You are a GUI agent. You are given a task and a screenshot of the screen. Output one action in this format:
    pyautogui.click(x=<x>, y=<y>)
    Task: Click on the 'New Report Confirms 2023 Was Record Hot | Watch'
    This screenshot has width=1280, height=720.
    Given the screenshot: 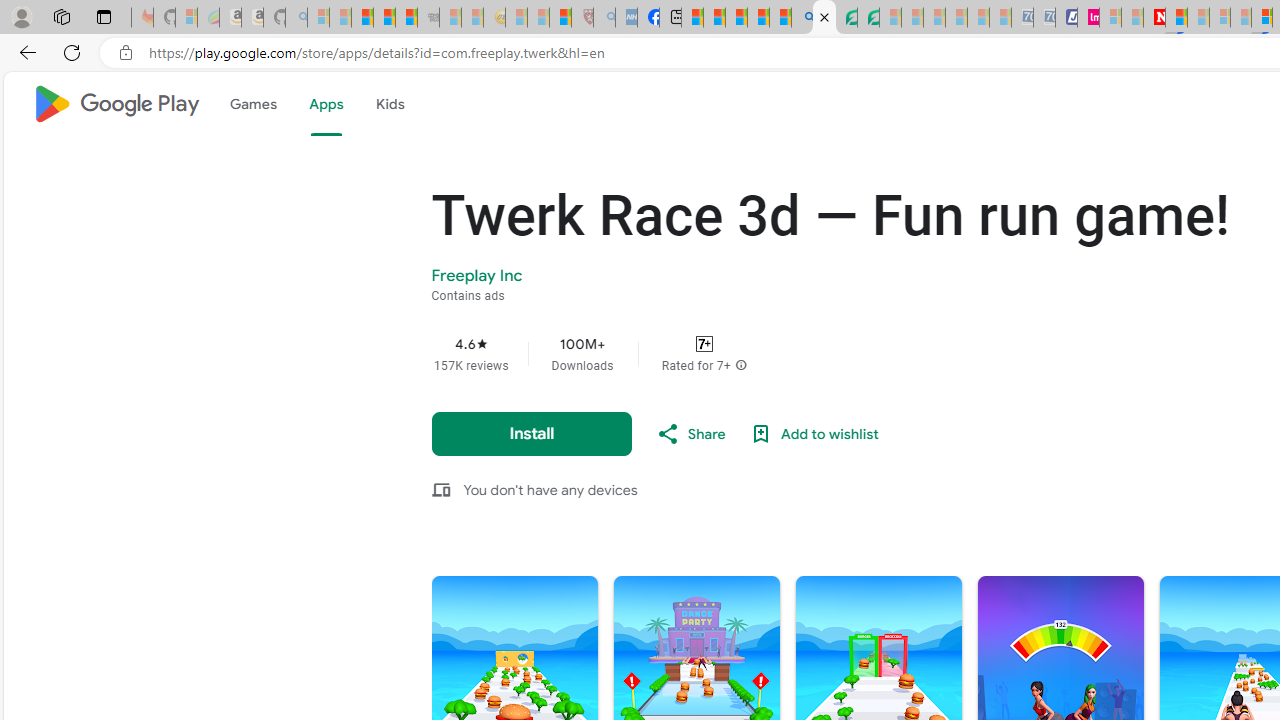 What is the action you would take?
    pyautogui.click(x=405, y=17)
    